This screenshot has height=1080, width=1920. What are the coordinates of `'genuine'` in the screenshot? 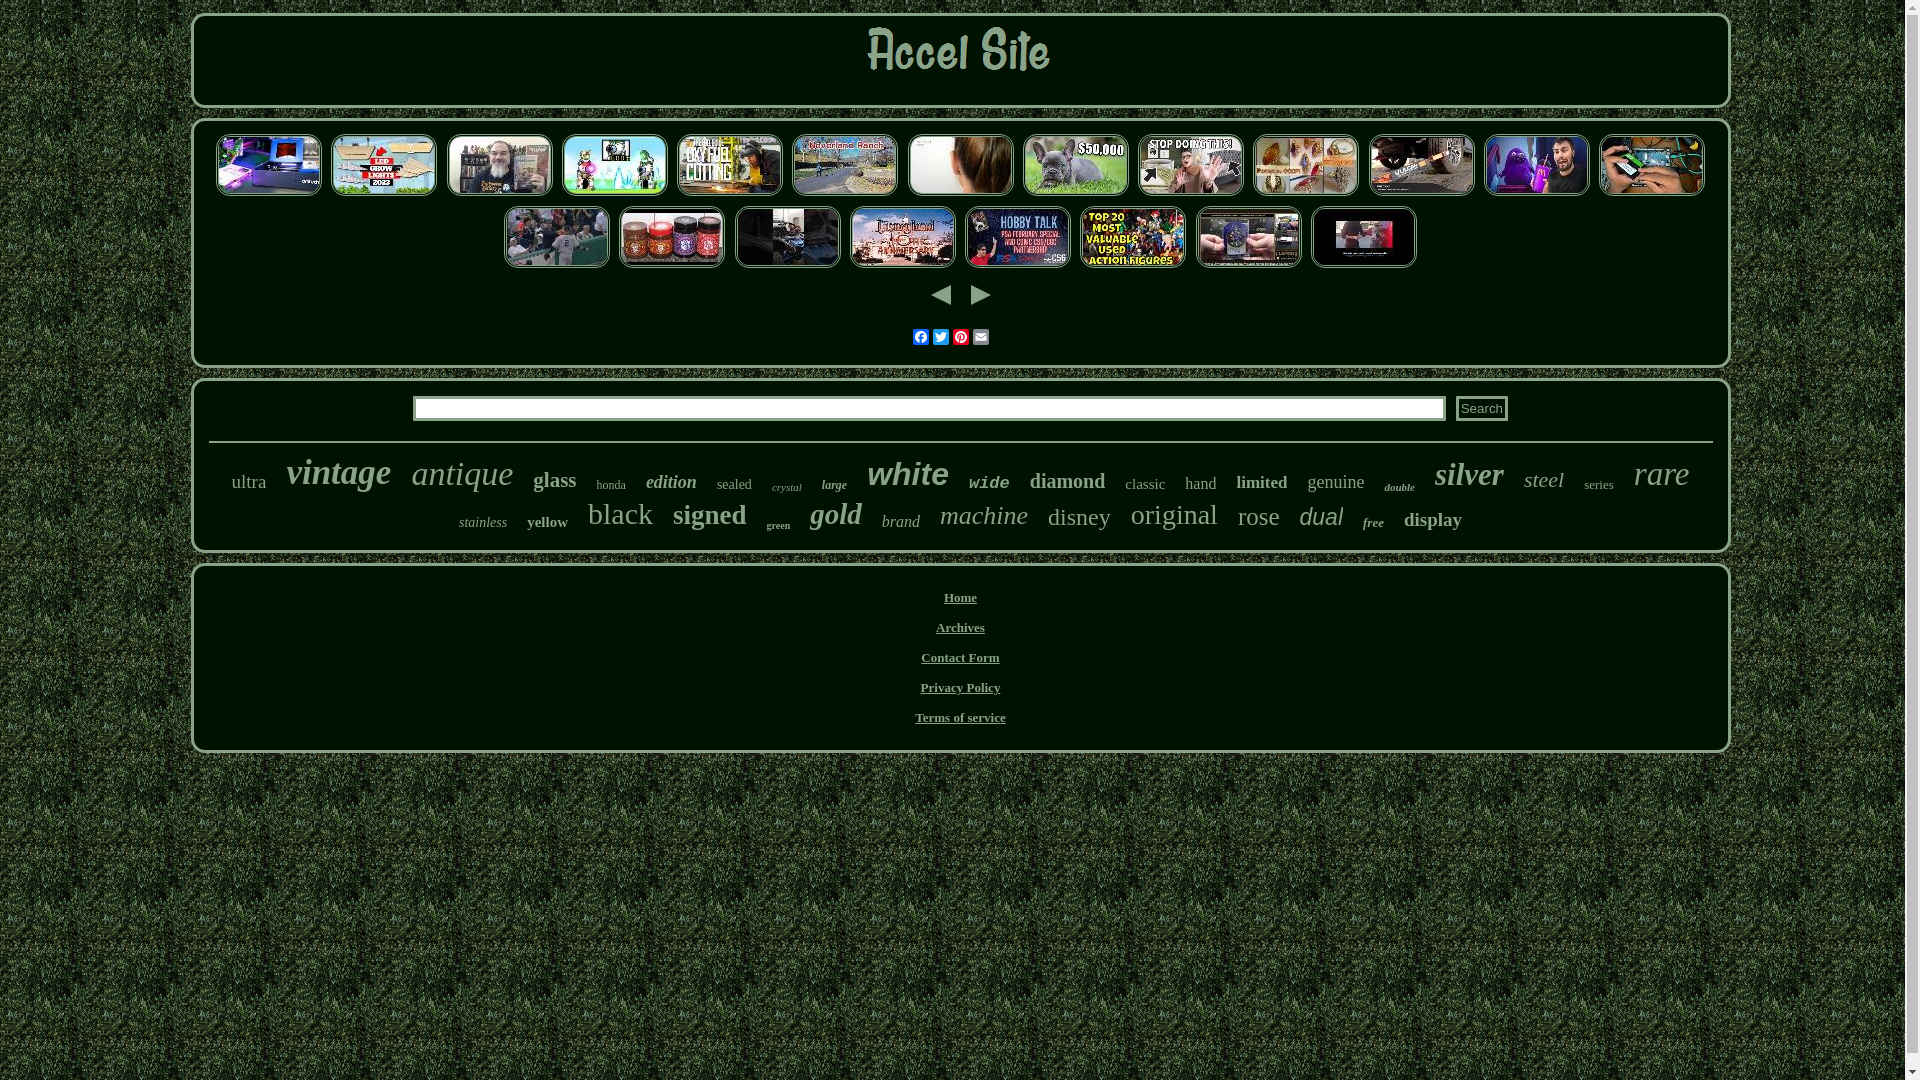 It's located at (1335, 482).